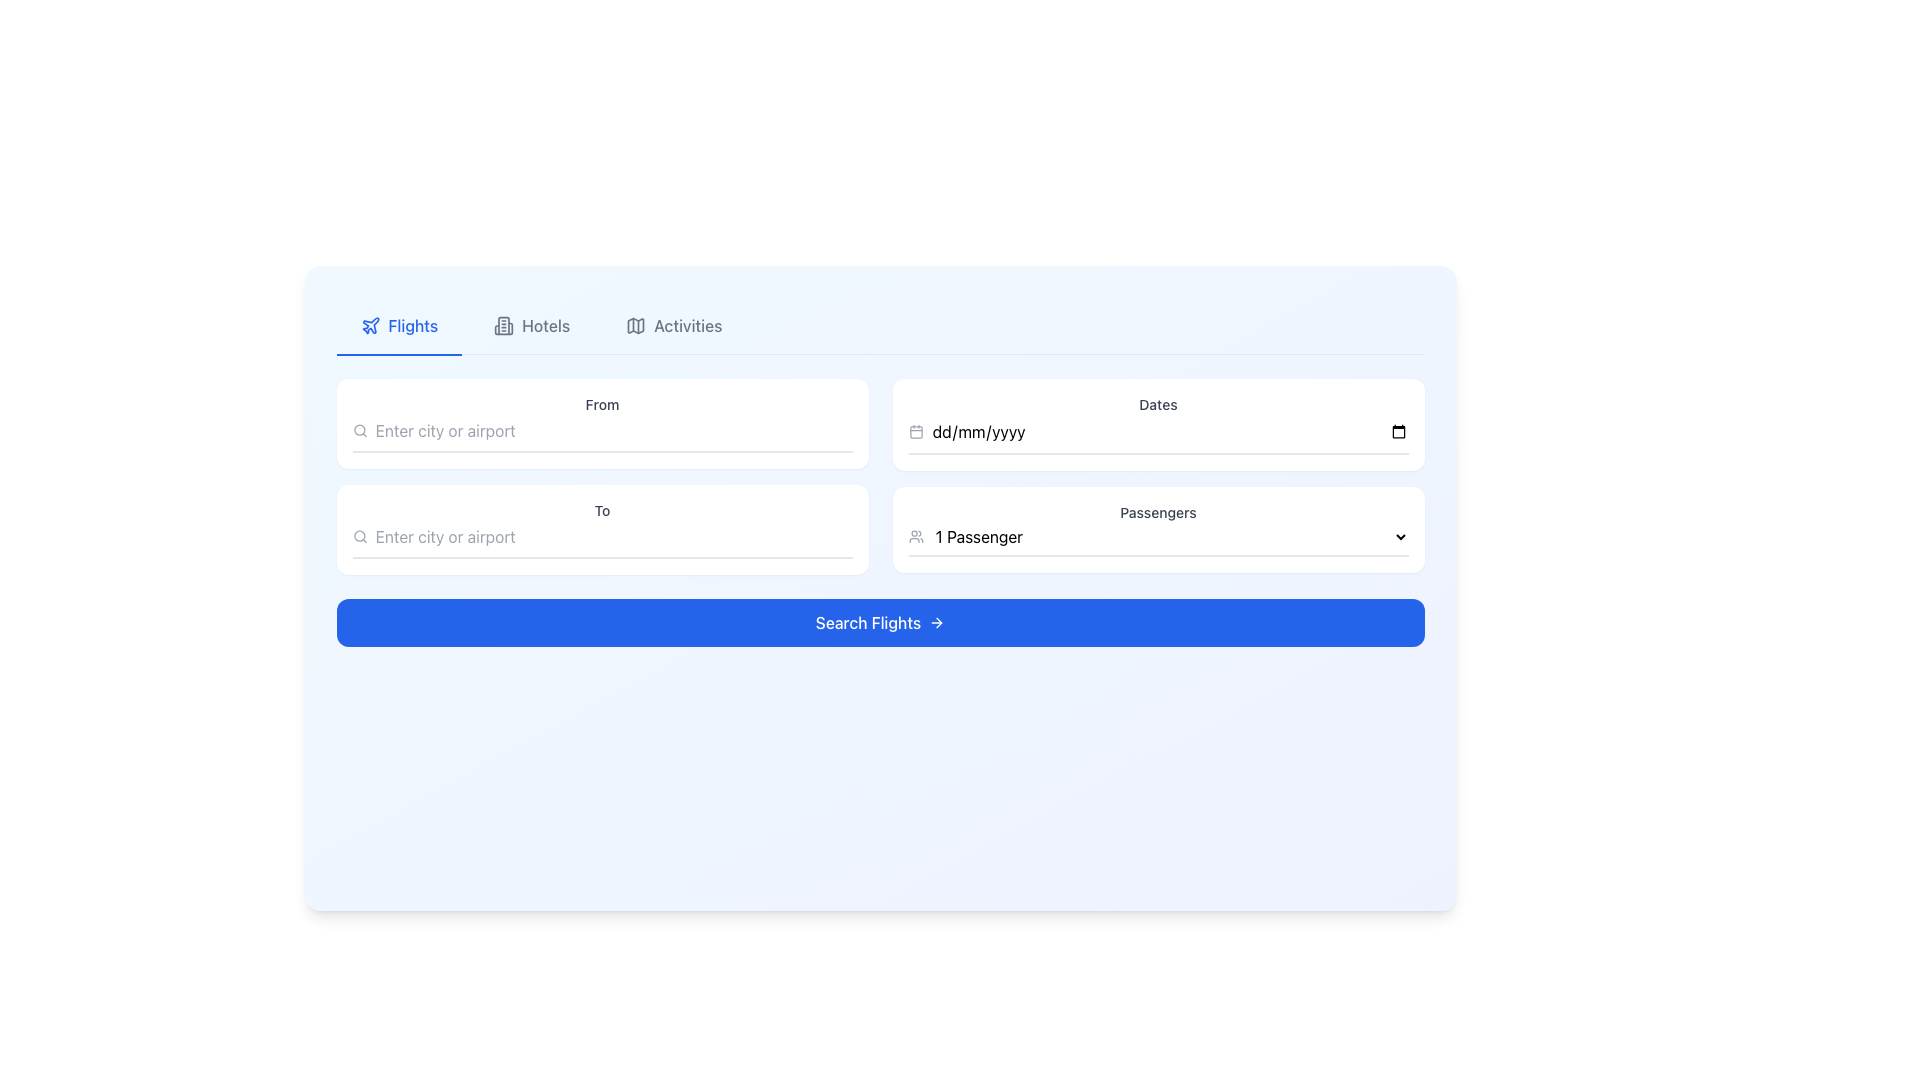  I want to click on the Date selection input field located in the upper right portion of the form layout, which allows the user to input or select a date, so click(1158, 435).